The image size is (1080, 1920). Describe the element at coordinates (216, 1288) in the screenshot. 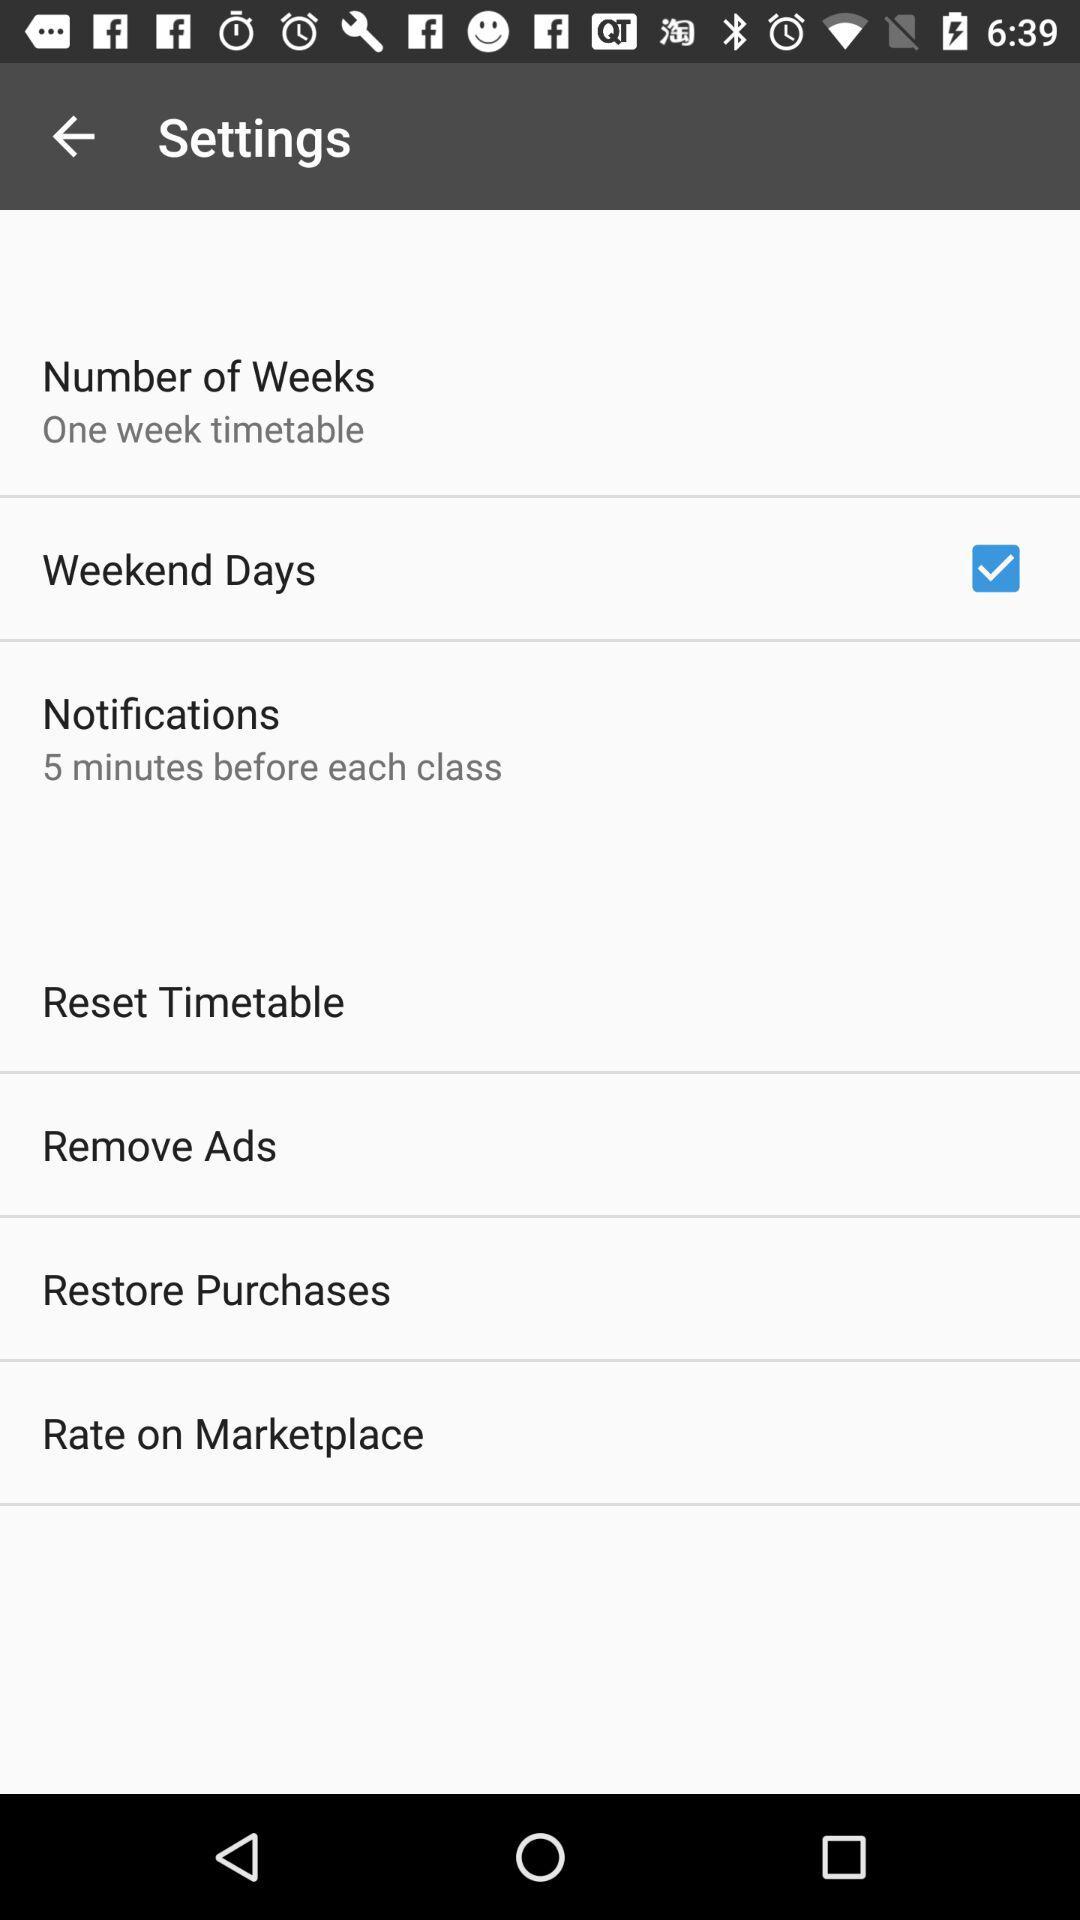

I see `restore purchases app` at that location.